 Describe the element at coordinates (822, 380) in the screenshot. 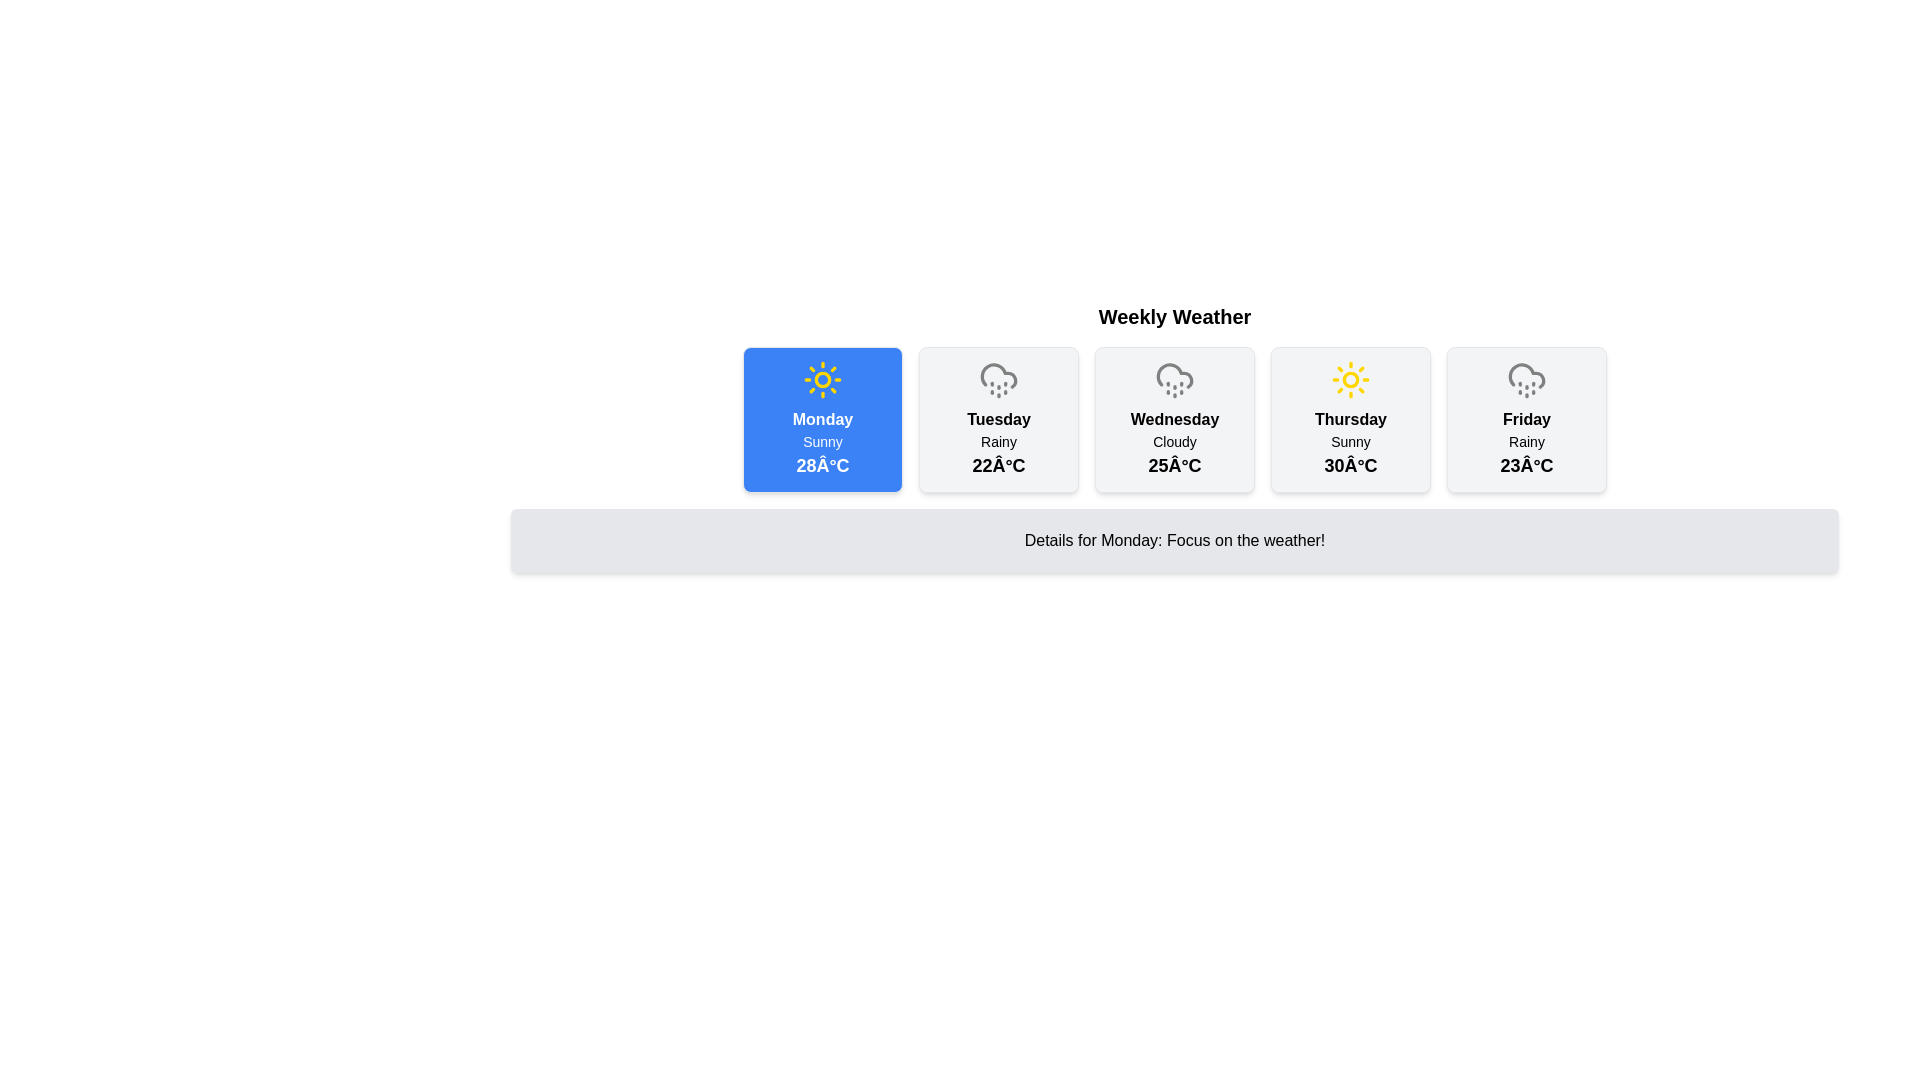

I see `the sunny weather icon located at the top section of the blue weather card for Monday, which is the first card in a horizontal row of similar cards` at that location.